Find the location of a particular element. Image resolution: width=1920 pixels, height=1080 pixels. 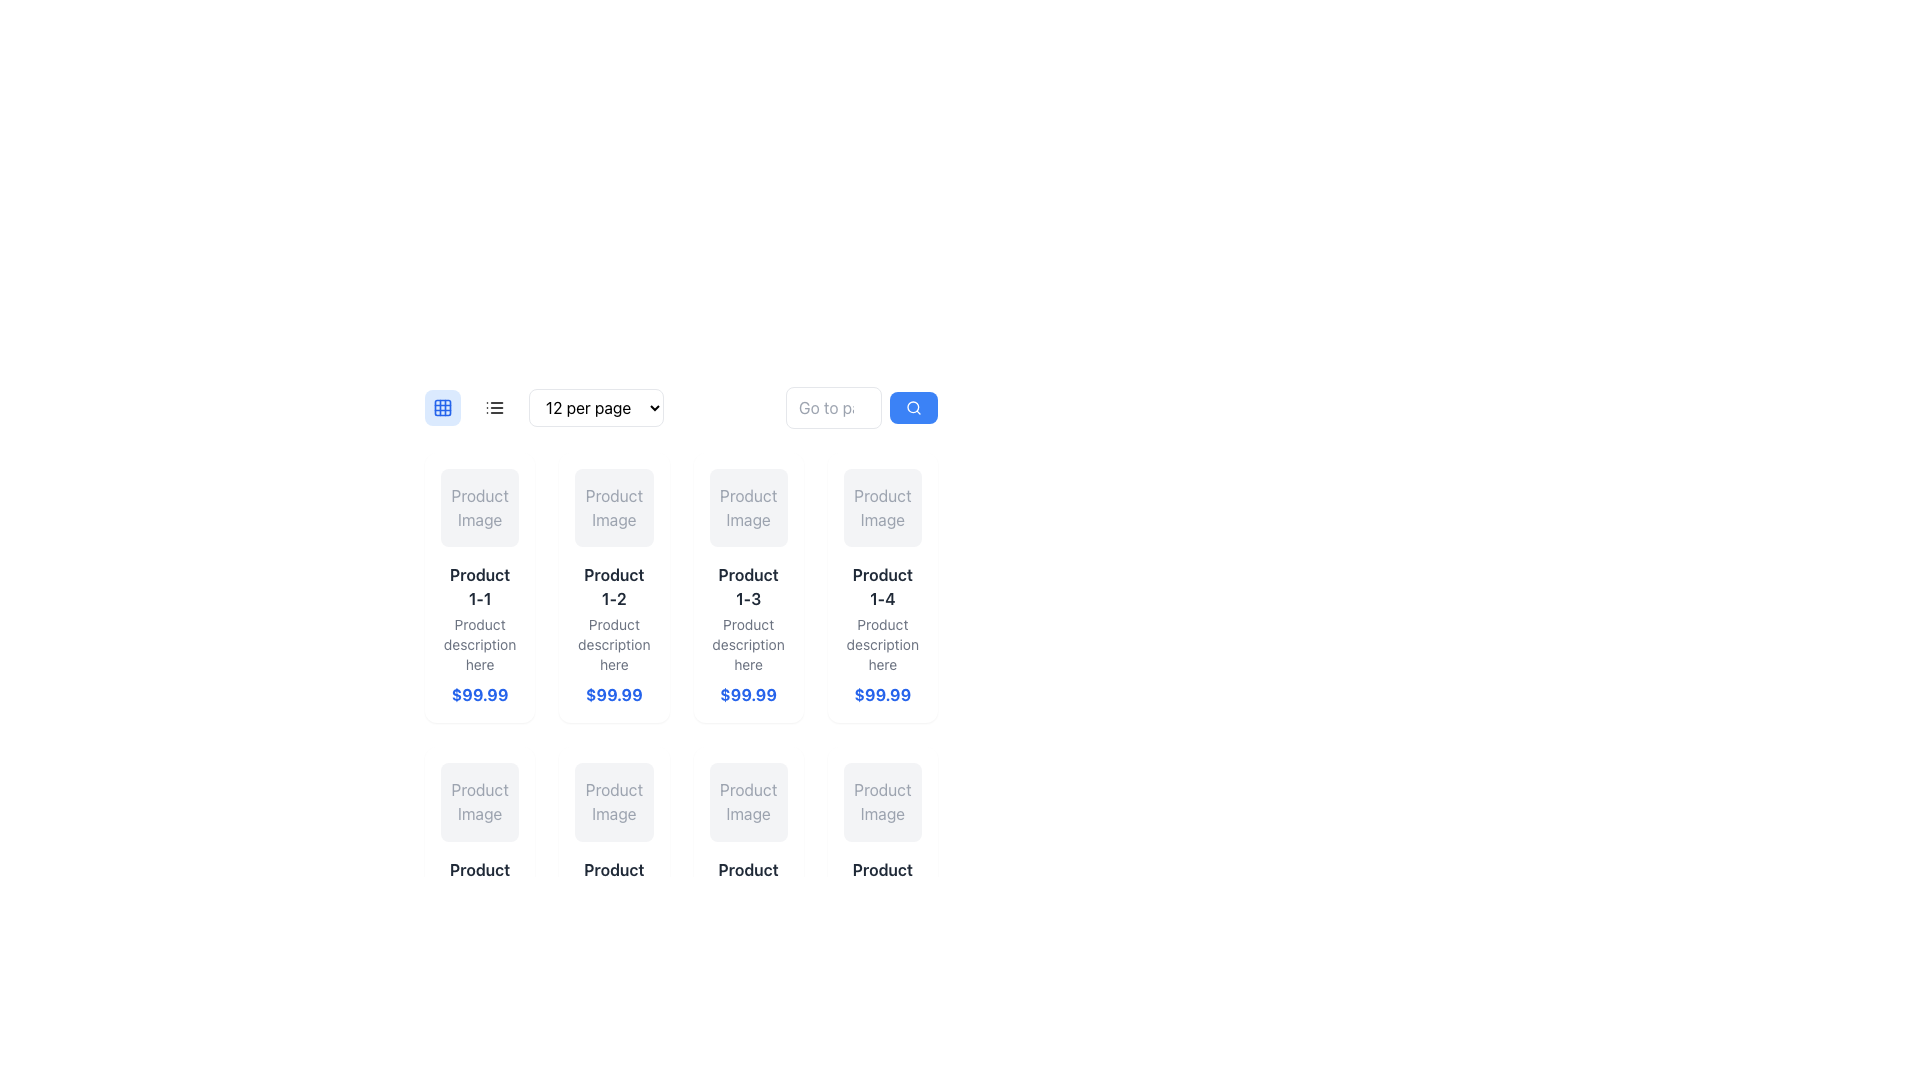

the informational text label located below the title 'Product 1-4' and above the price '$99.99' in the product grid layout is located at coordinates (881, 645).